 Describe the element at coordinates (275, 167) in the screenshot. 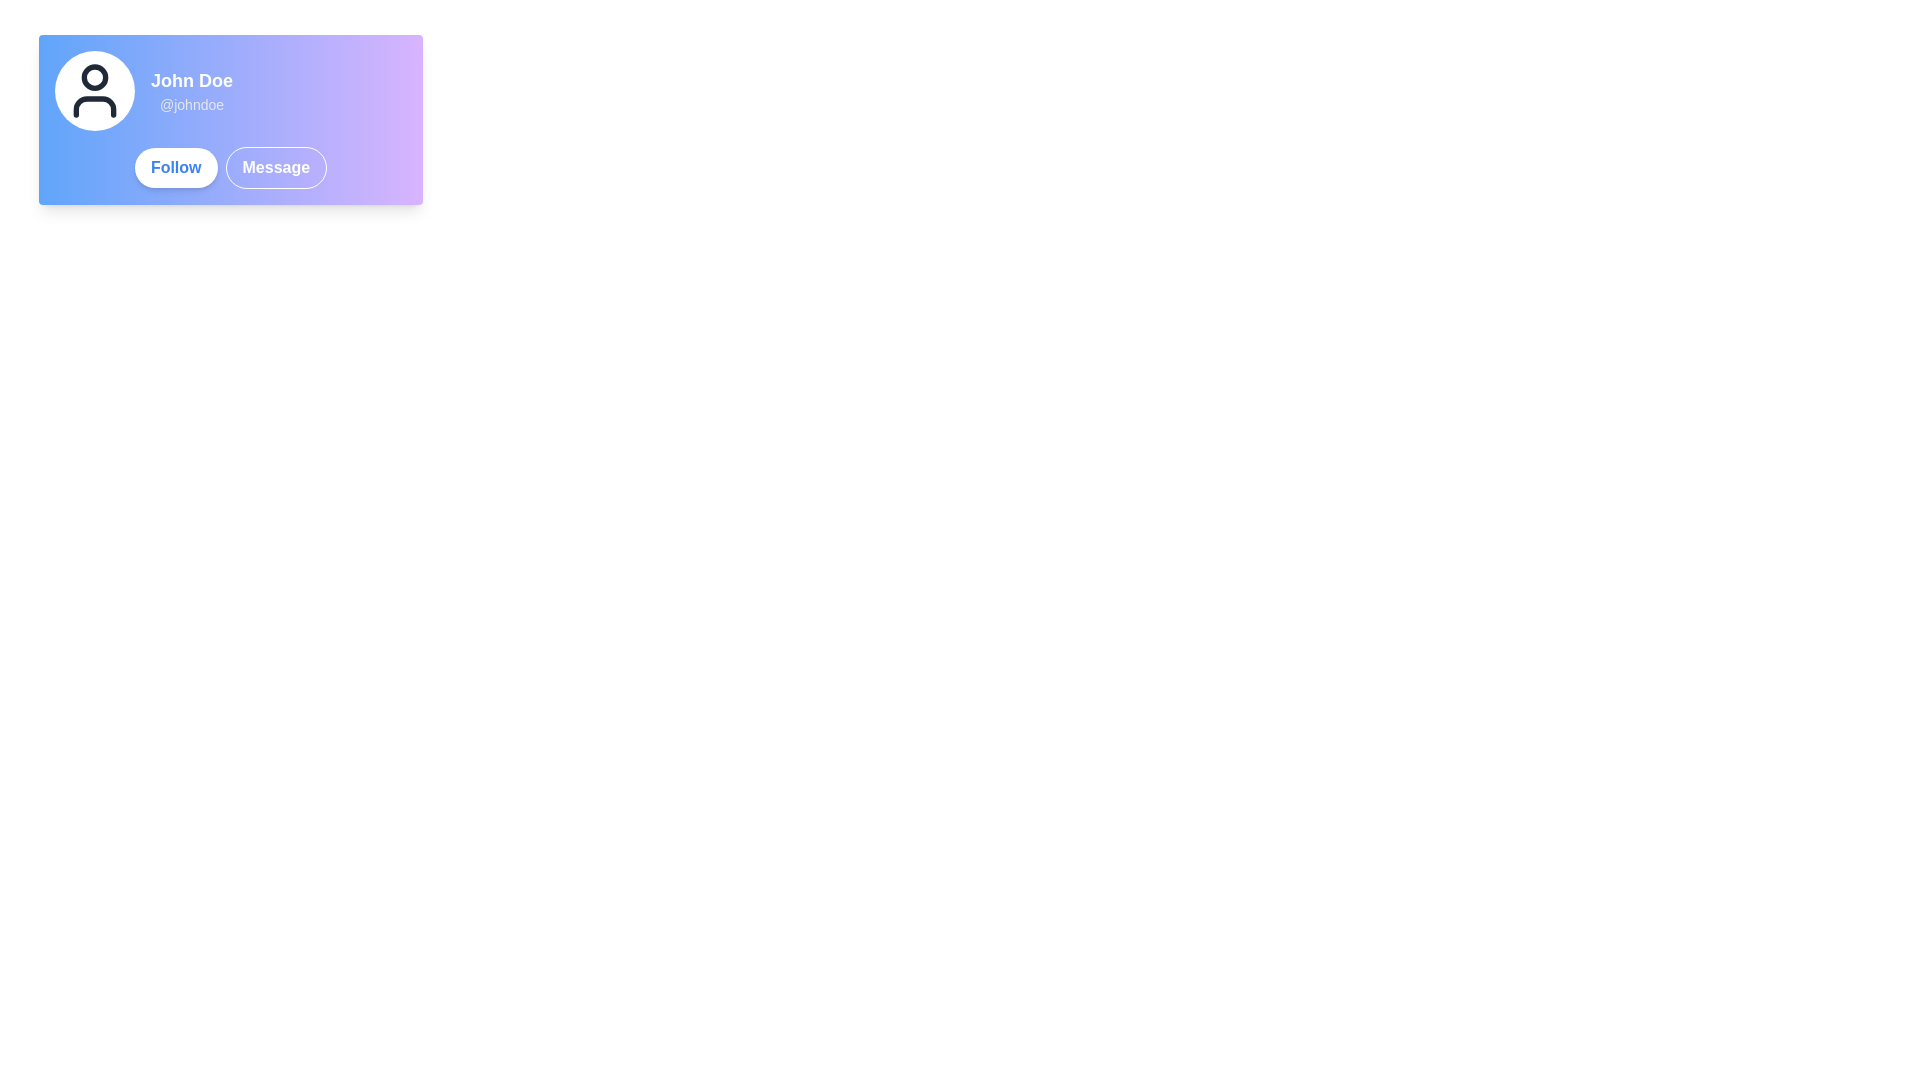

I see `the messaging button located immediately to the right of the 'Follow' button in the card layout for accessibility navigation` at that location.